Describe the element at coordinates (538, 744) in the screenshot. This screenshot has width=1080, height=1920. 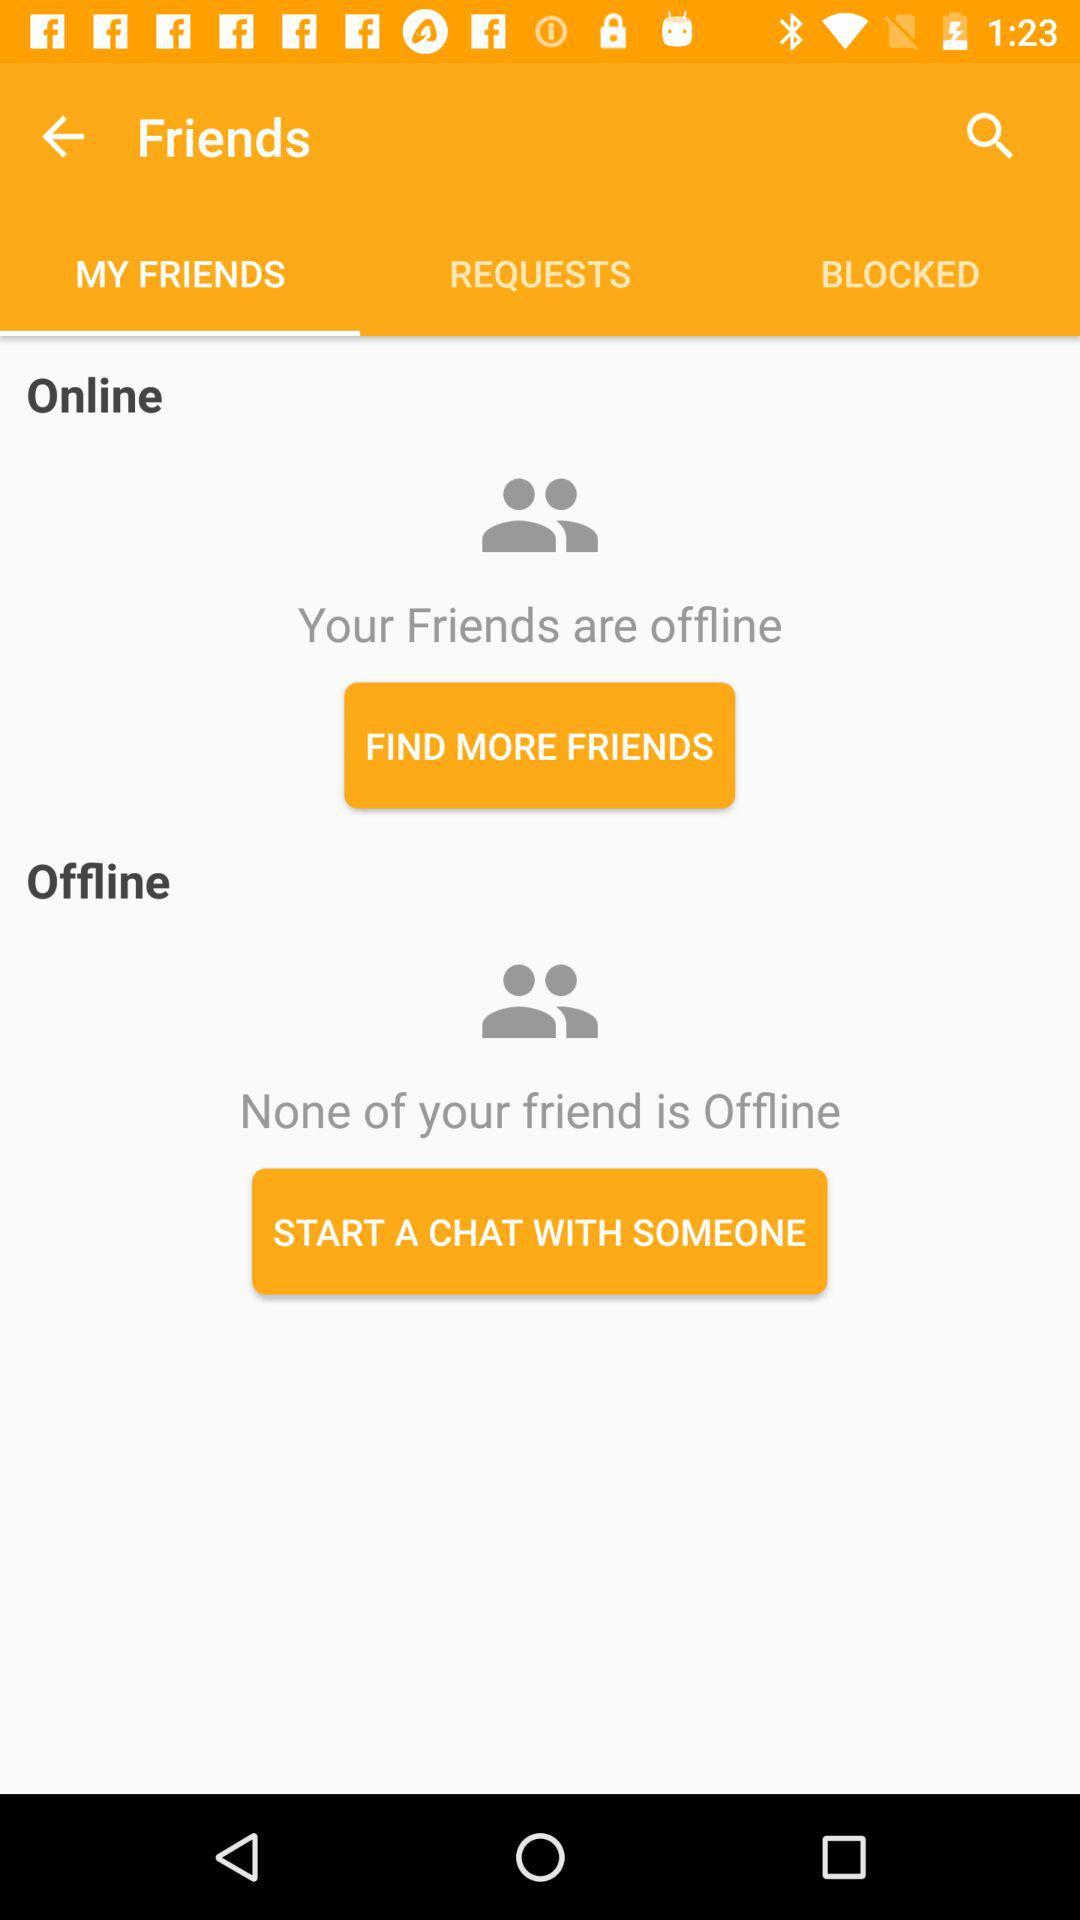
I see `item above offline` at that location.